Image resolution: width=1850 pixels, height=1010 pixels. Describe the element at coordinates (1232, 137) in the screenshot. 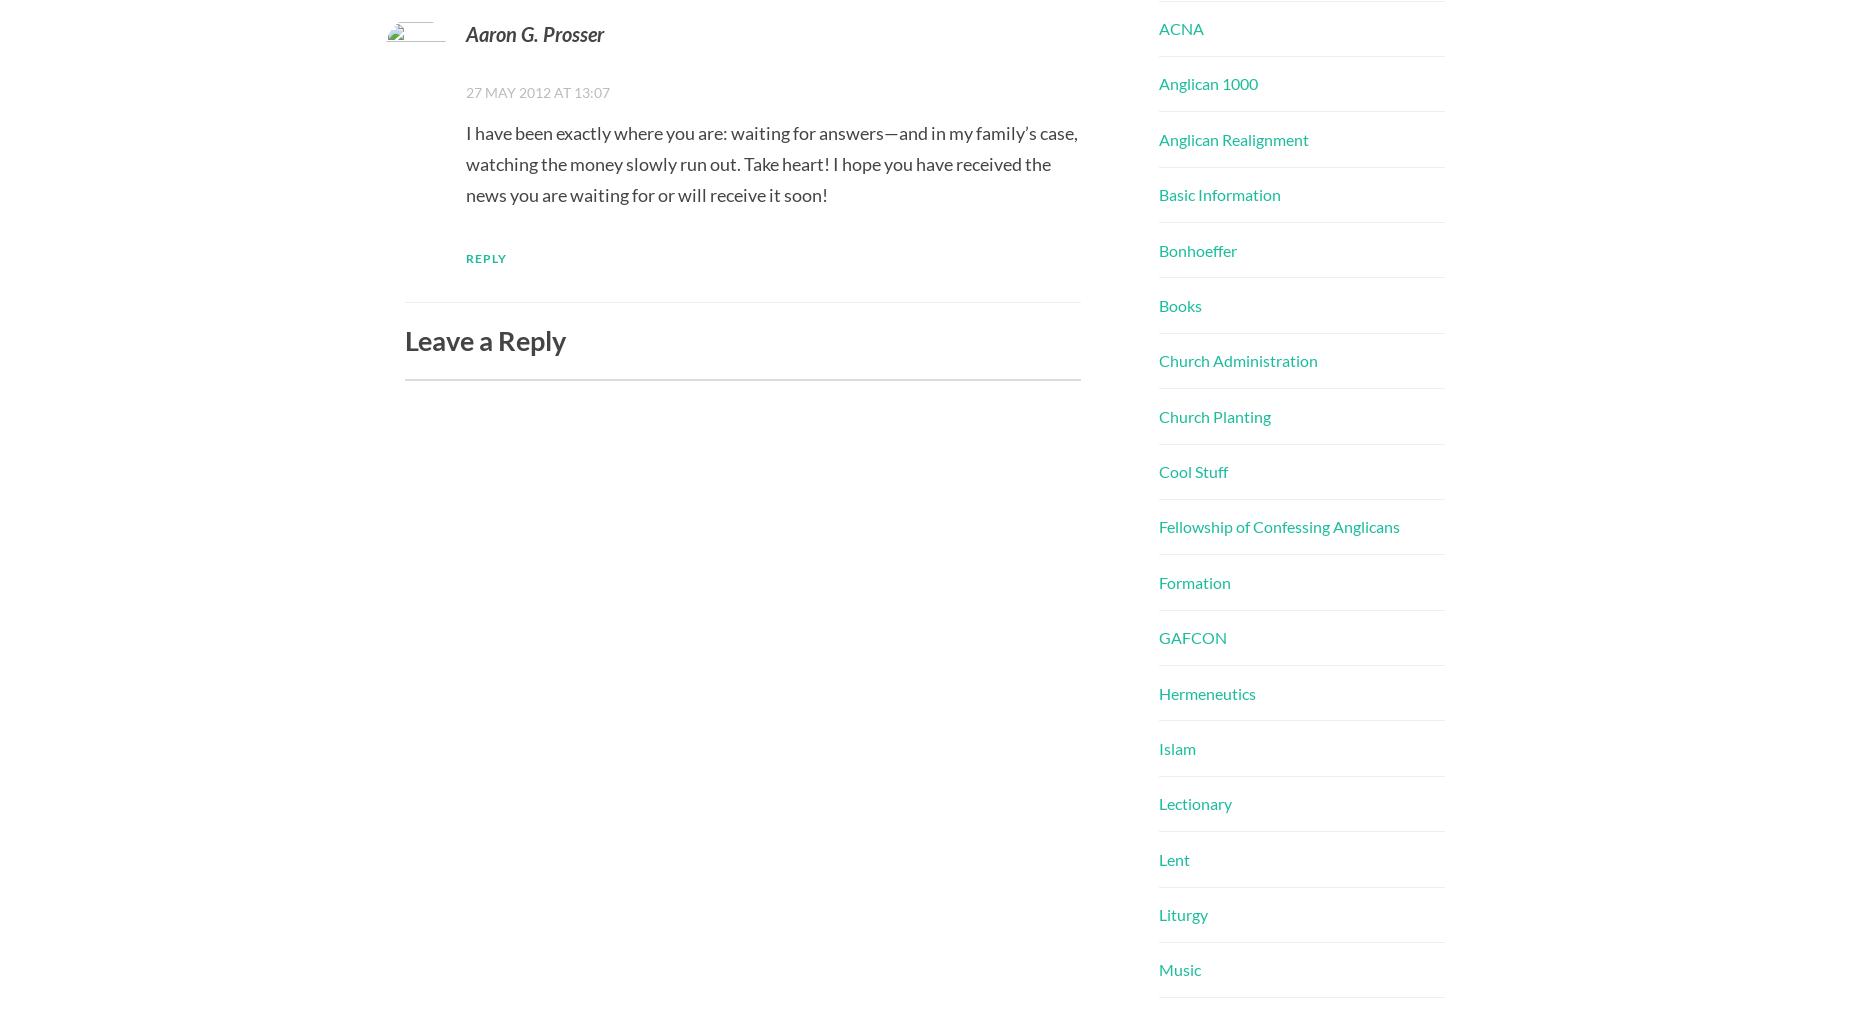

I see `'Anglican Realignment'` at that location.